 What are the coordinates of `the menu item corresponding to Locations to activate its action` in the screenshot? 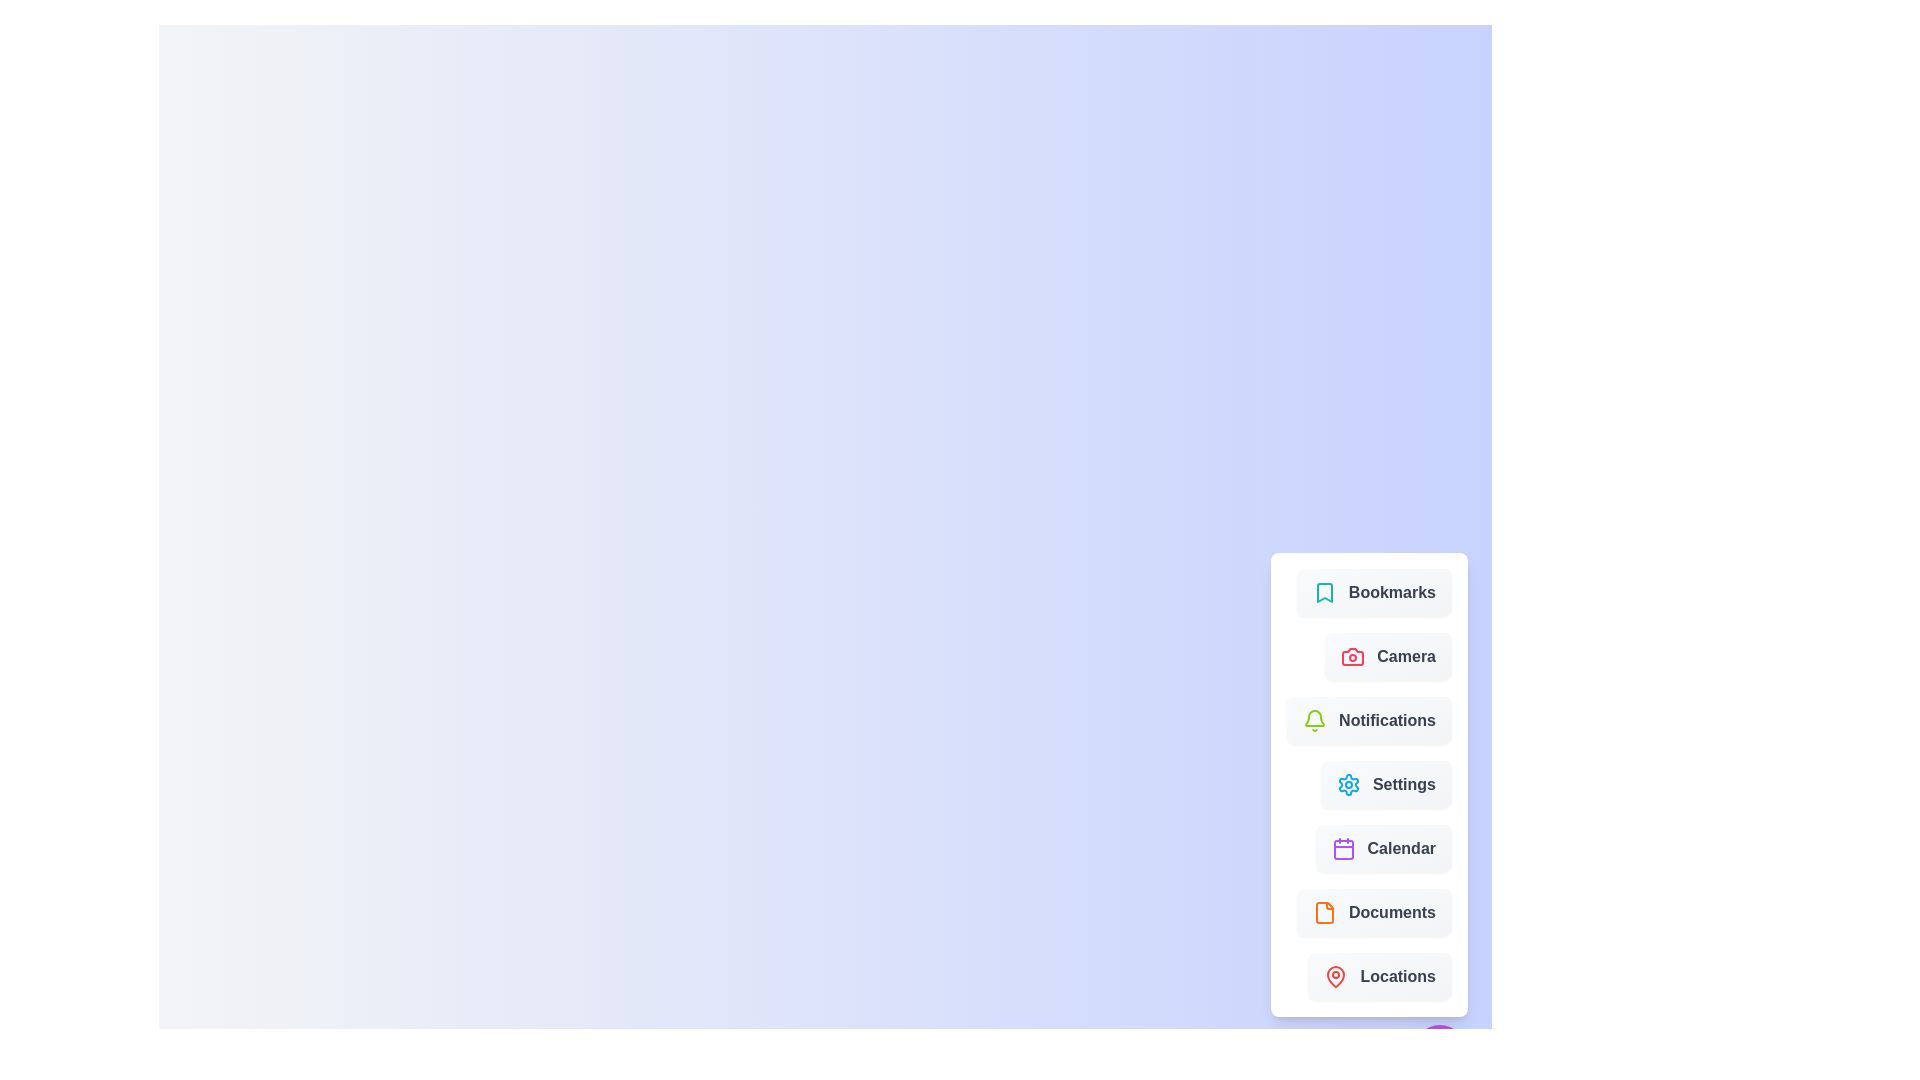 It's located at (1379, 975).